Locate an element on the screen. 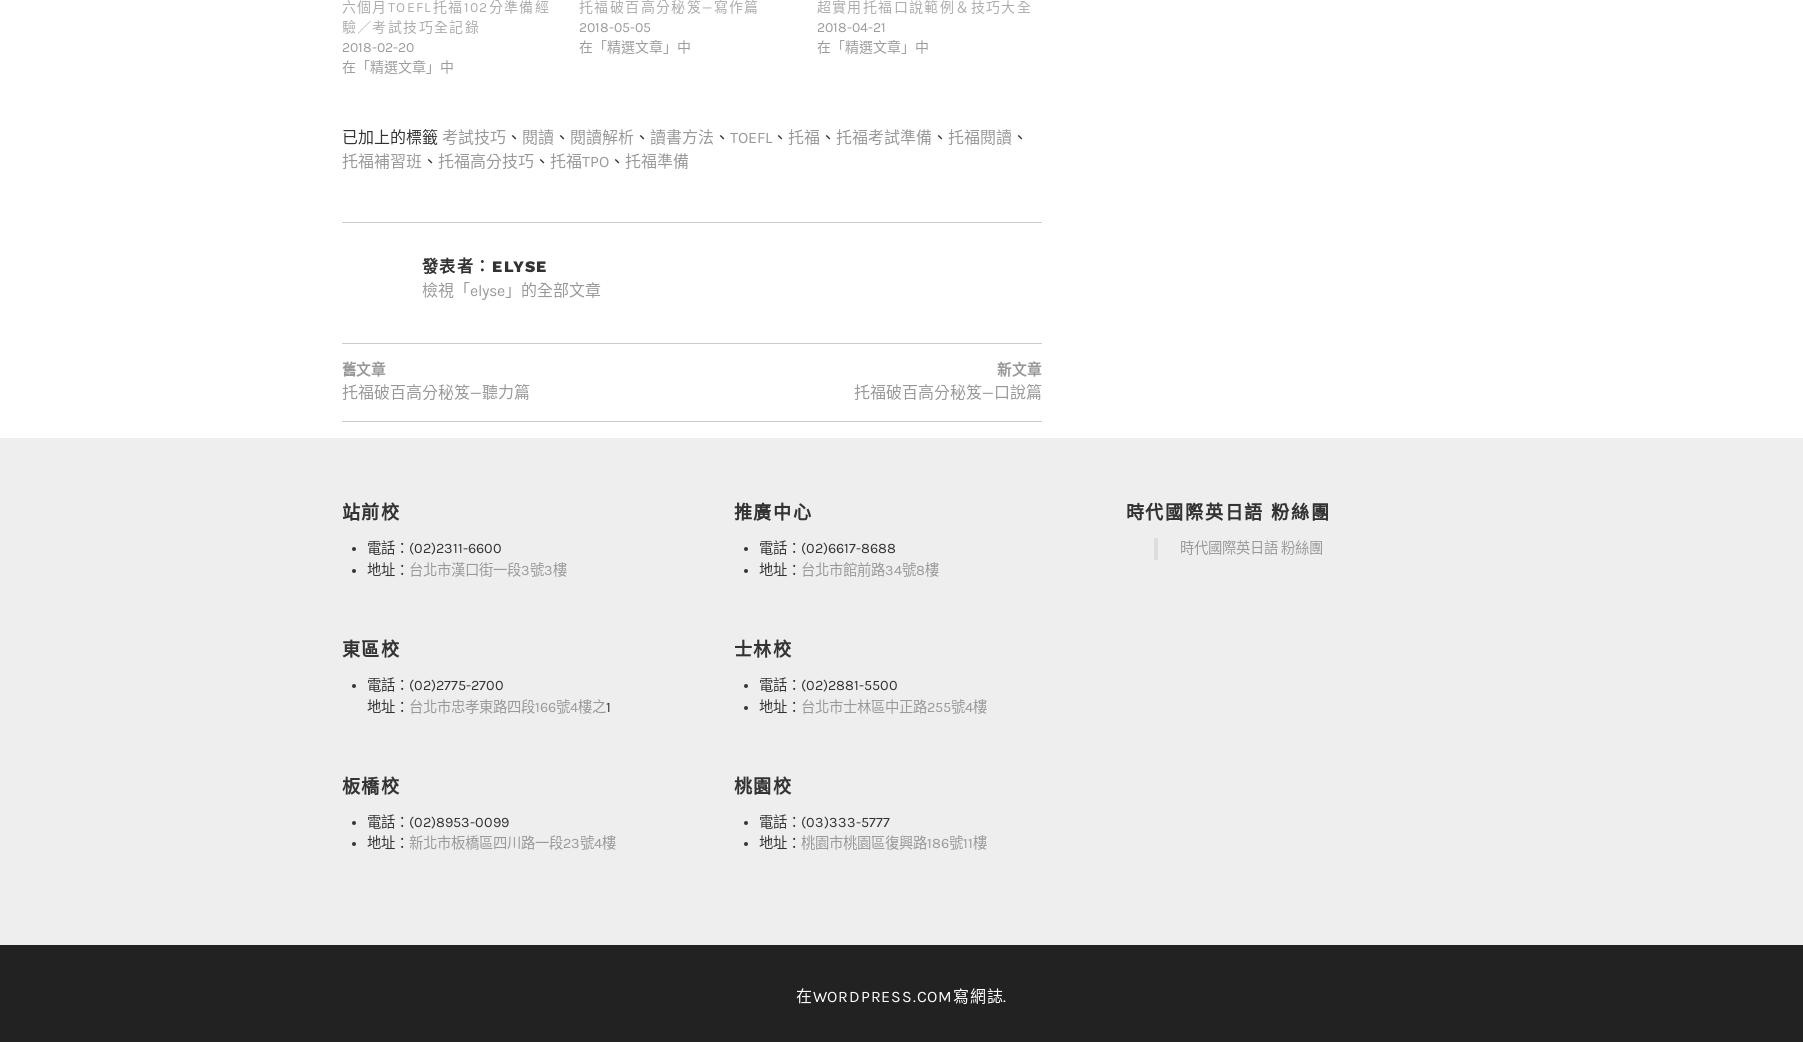 This screenshot has height=1042, width=1803. '新北市板橋區四川路一段23號4樓' is located at coordinates (510, 803).